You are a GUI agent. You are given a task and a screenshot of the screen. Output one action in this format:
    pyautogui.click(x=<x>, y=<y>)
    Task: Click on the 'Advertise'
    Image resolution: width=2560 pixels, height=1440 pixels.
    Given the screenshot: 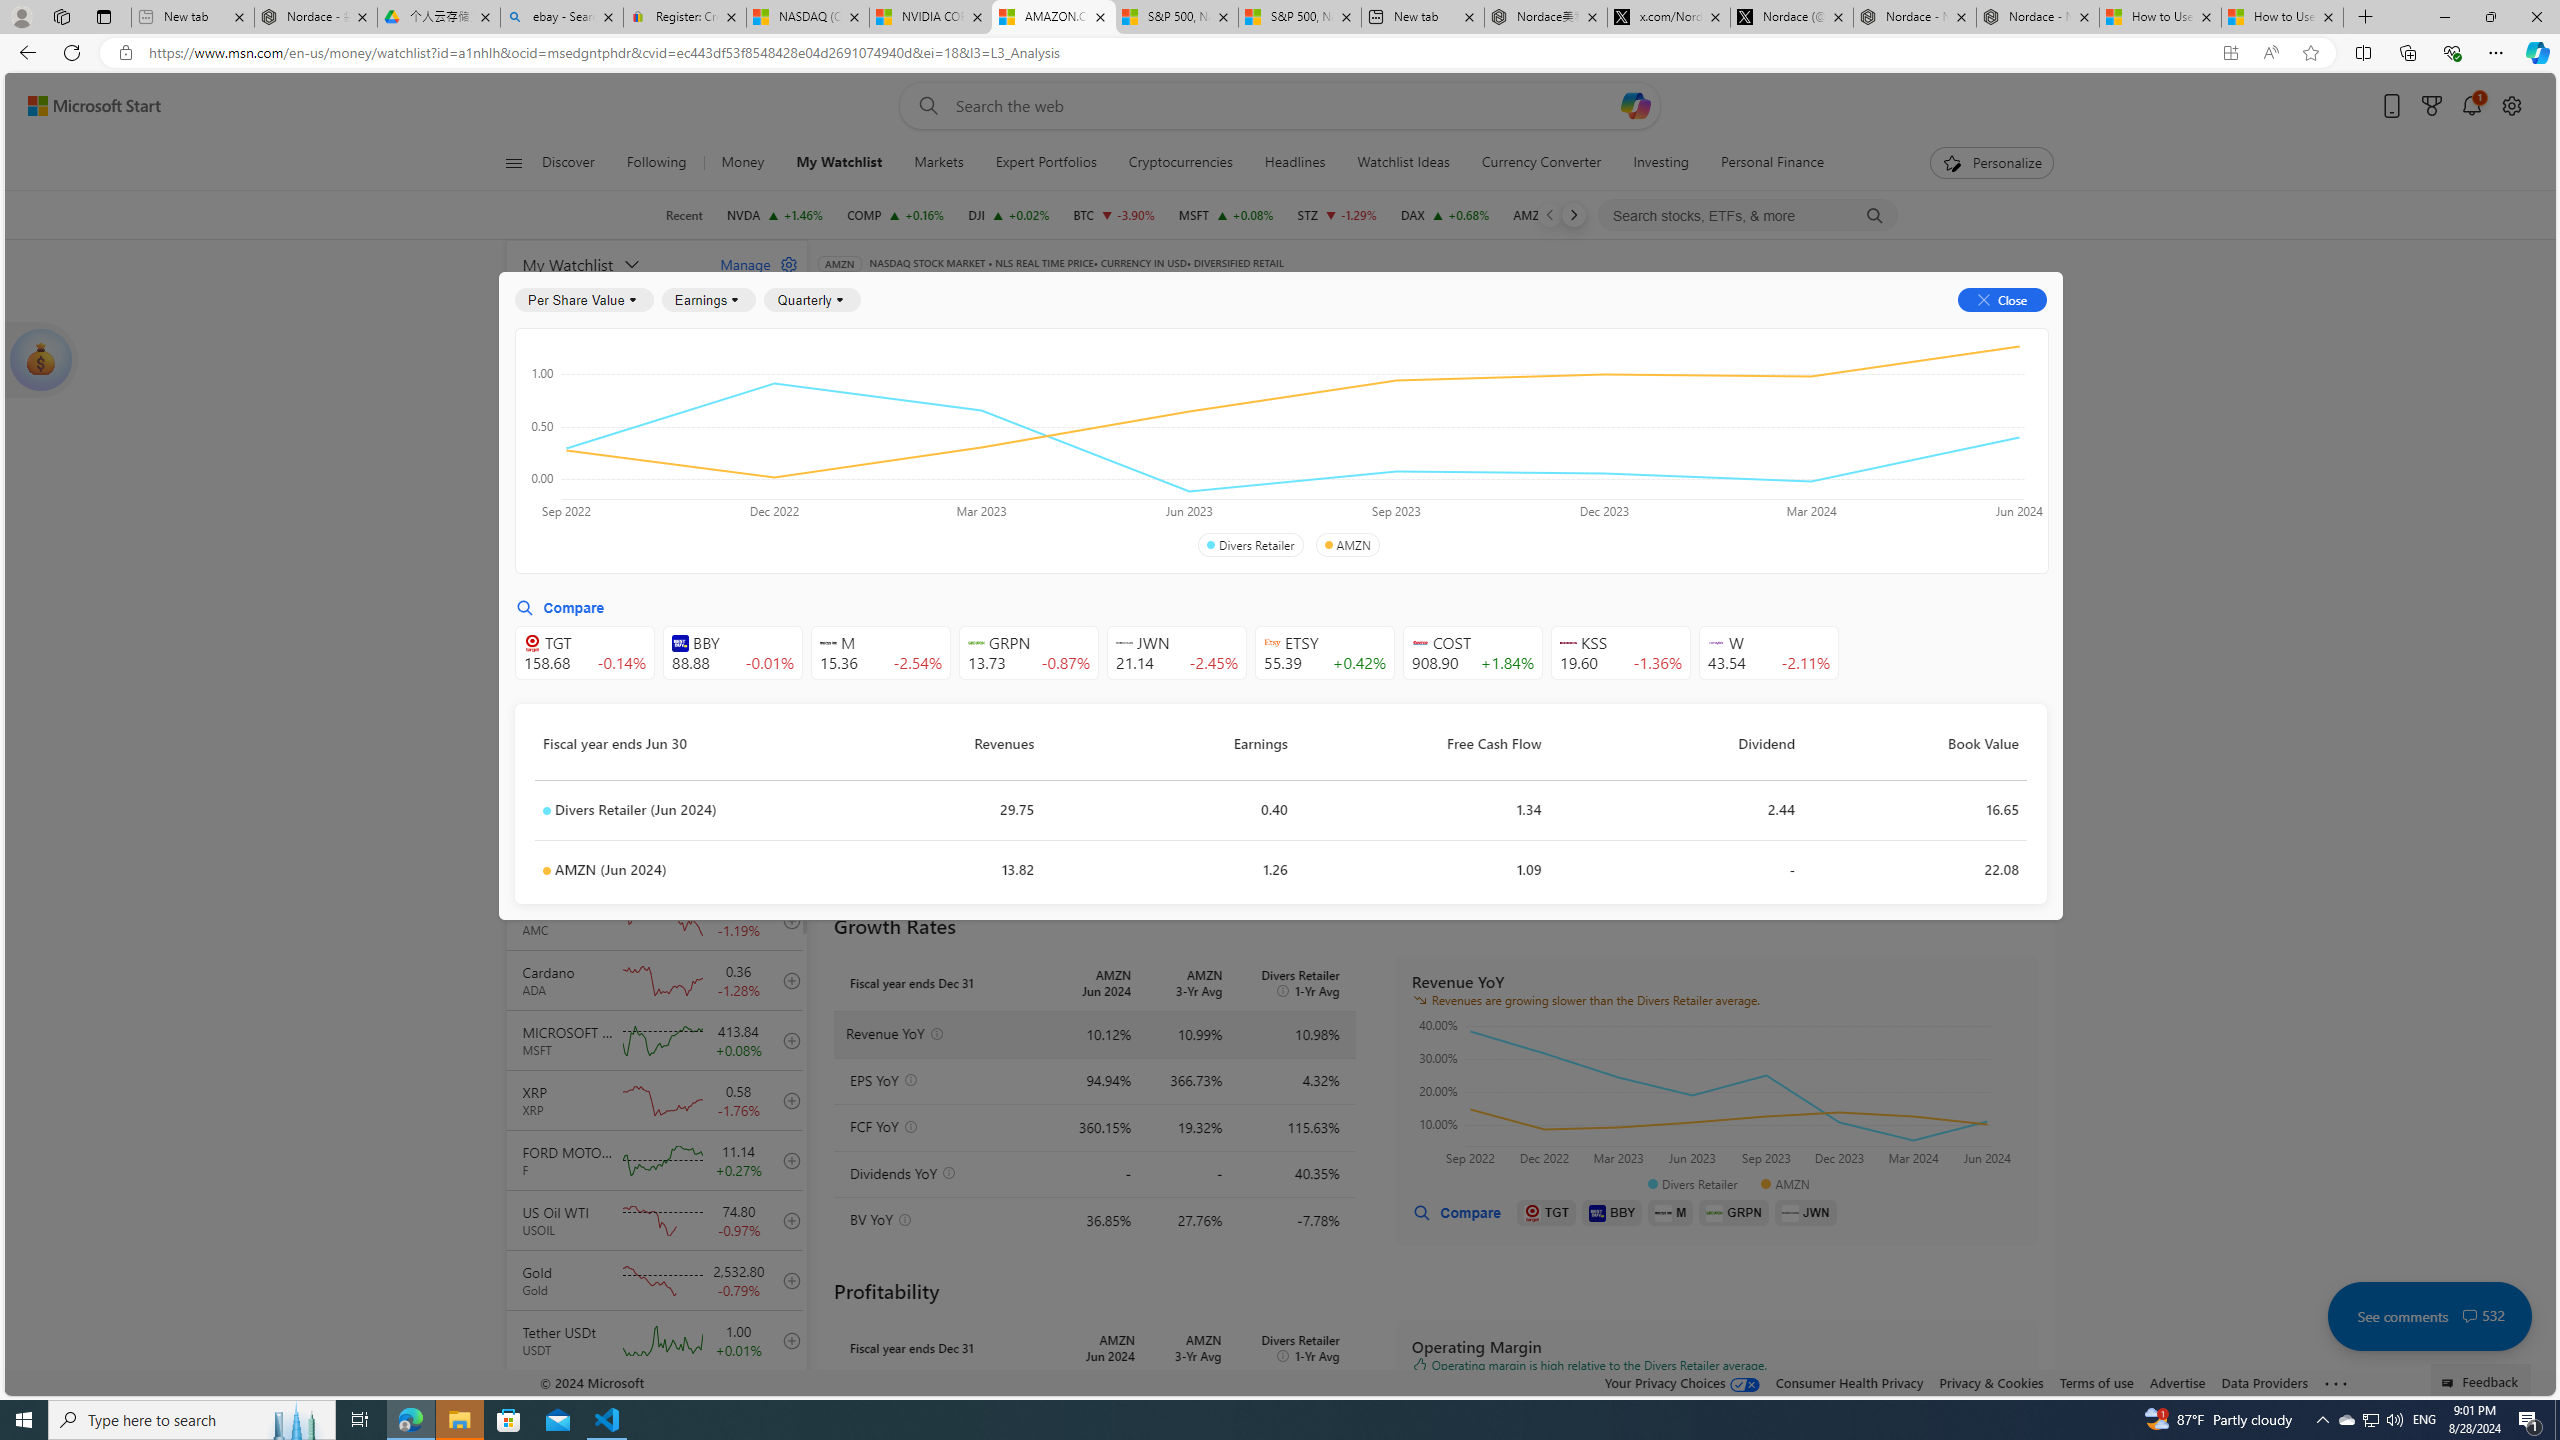 What is the action you would take?
    pyautogui.click(x=2176, y=1382)
    